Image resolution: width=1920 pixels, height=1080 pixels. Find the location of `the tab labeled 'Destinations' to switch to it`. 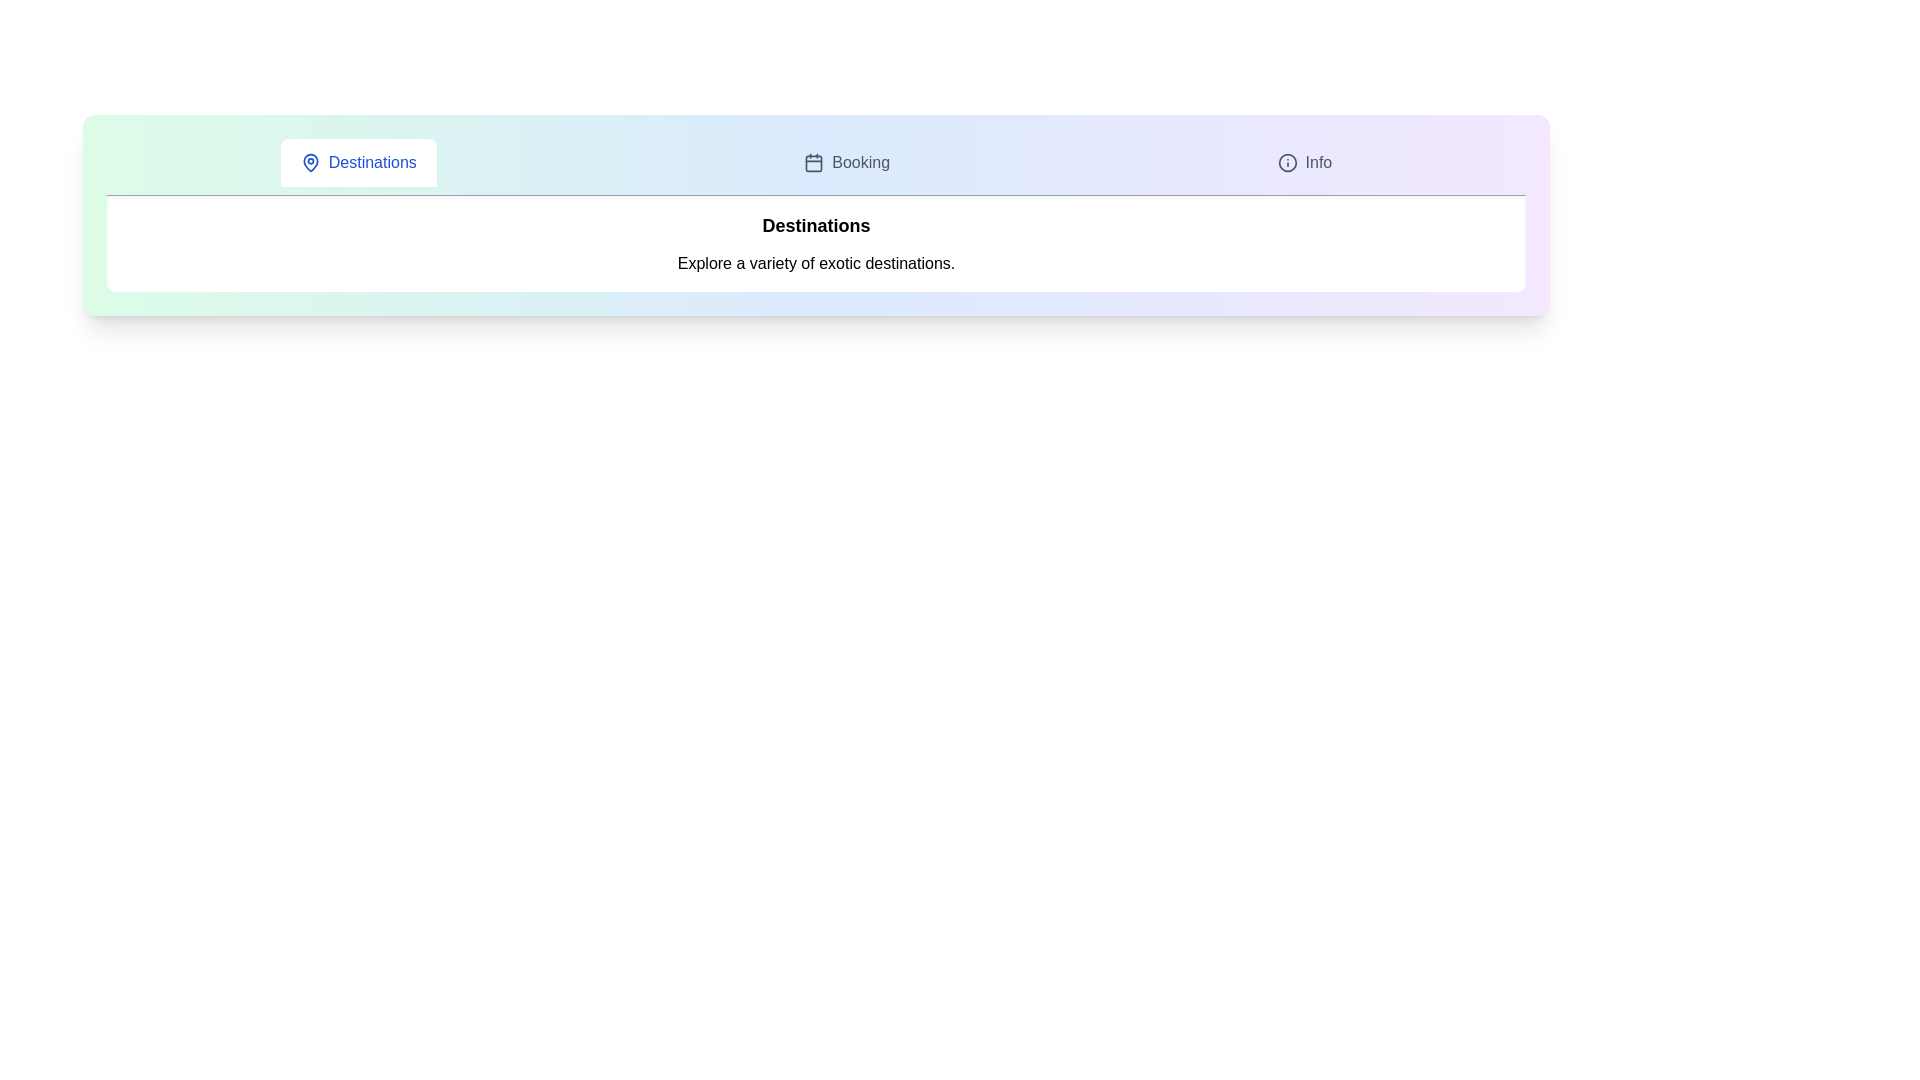

the tab labeled 'Destinations' to switch to it is located at coordinates (358, 161).